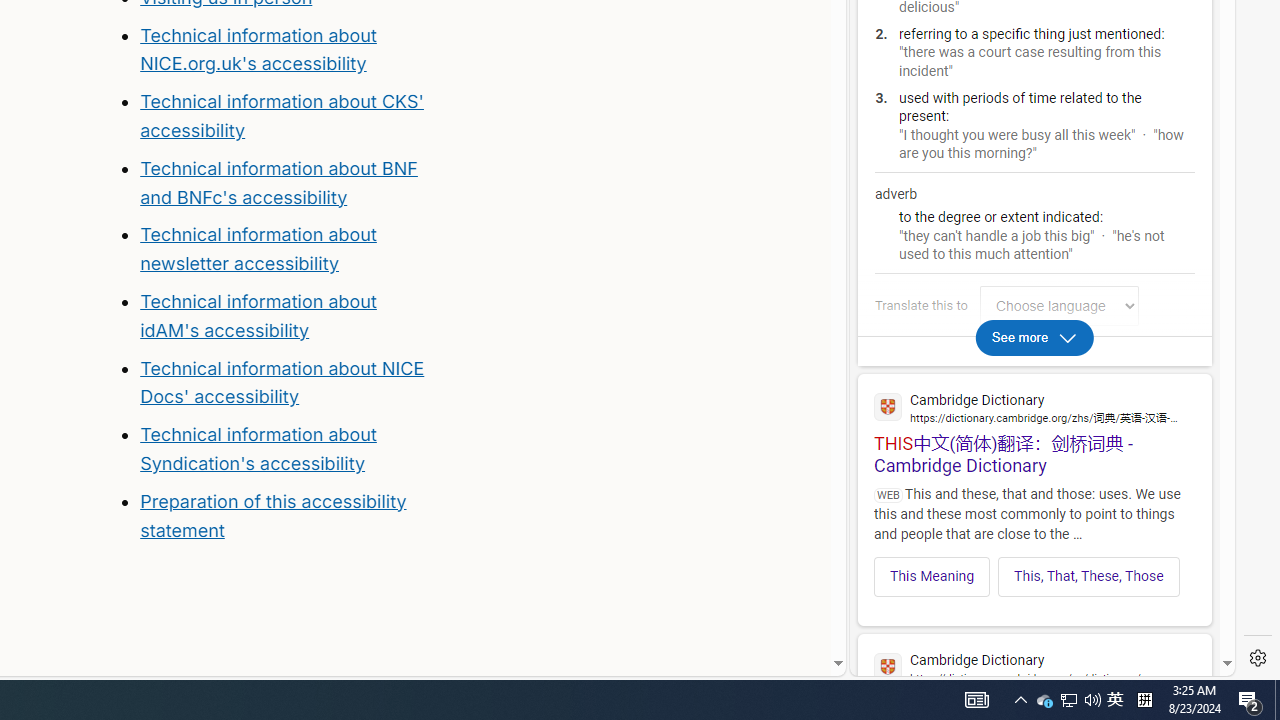  I want to click on 'Technical information about newsletter accessibility', so click(257, 248).